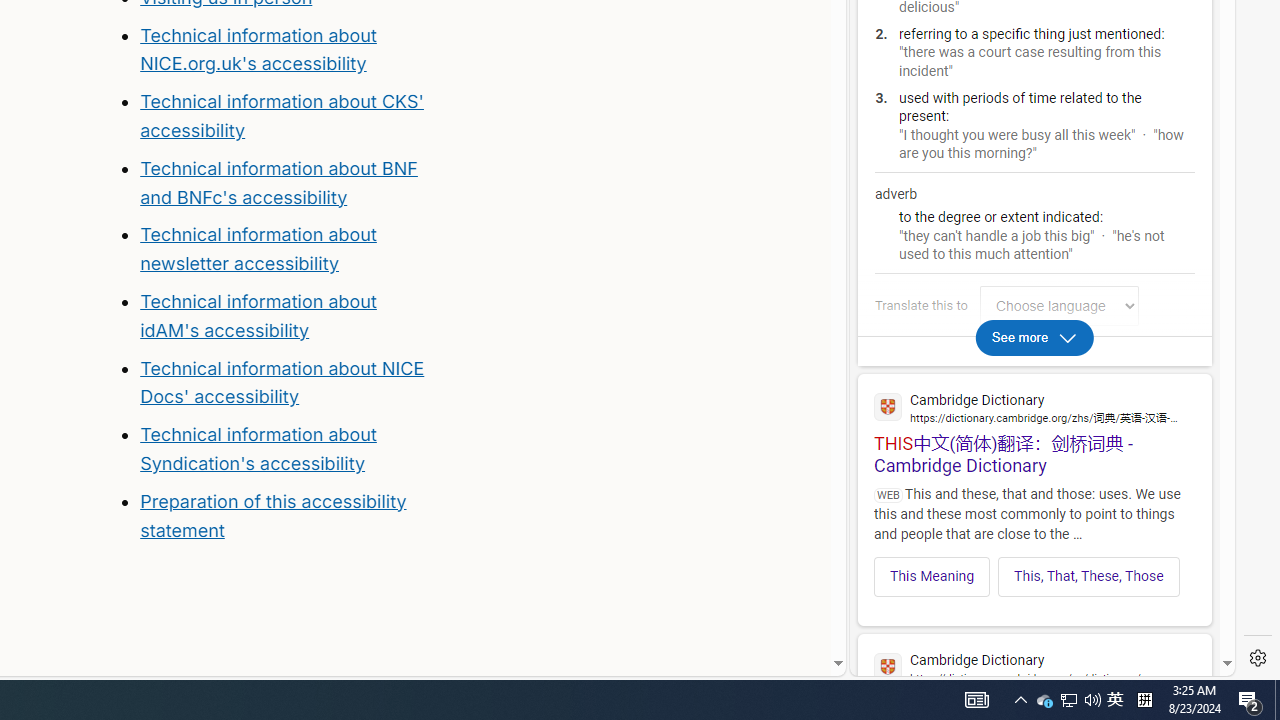  I want to click on 'Technical information about newsletter accessibility', so click(257, 248).